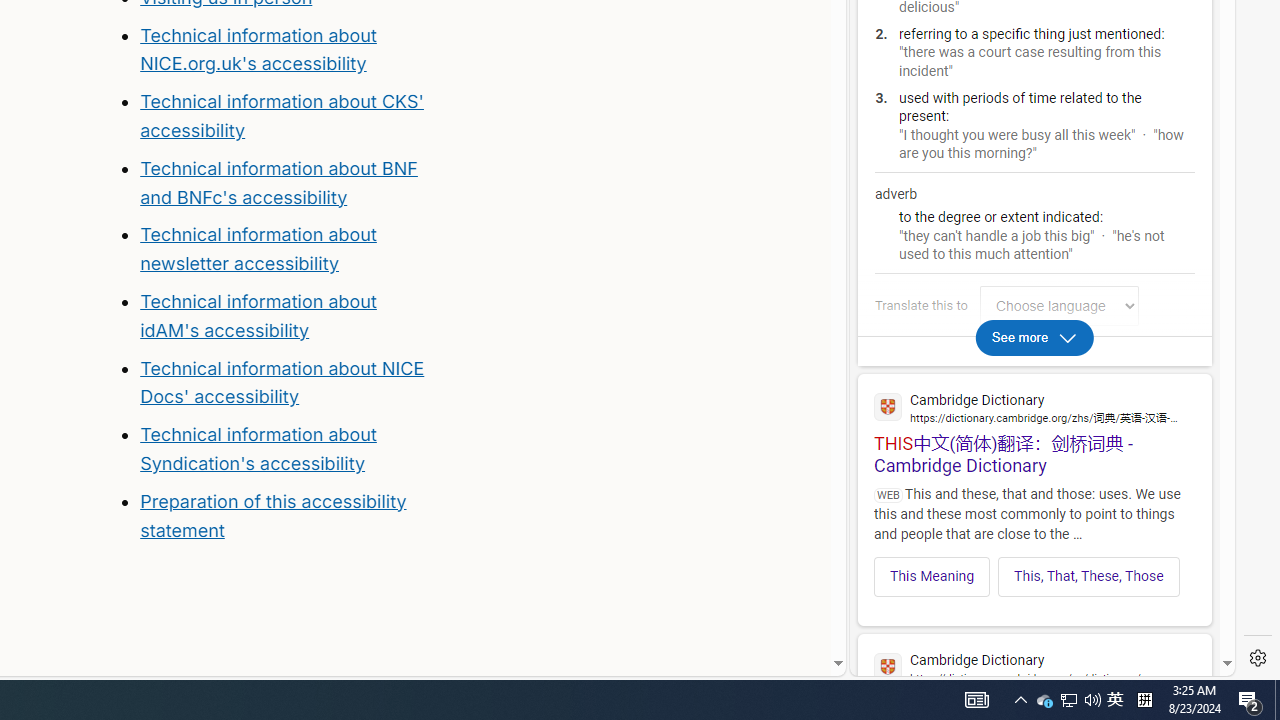  I want to click on 'Technical information about newsletter accessibility', so click(257, 248).